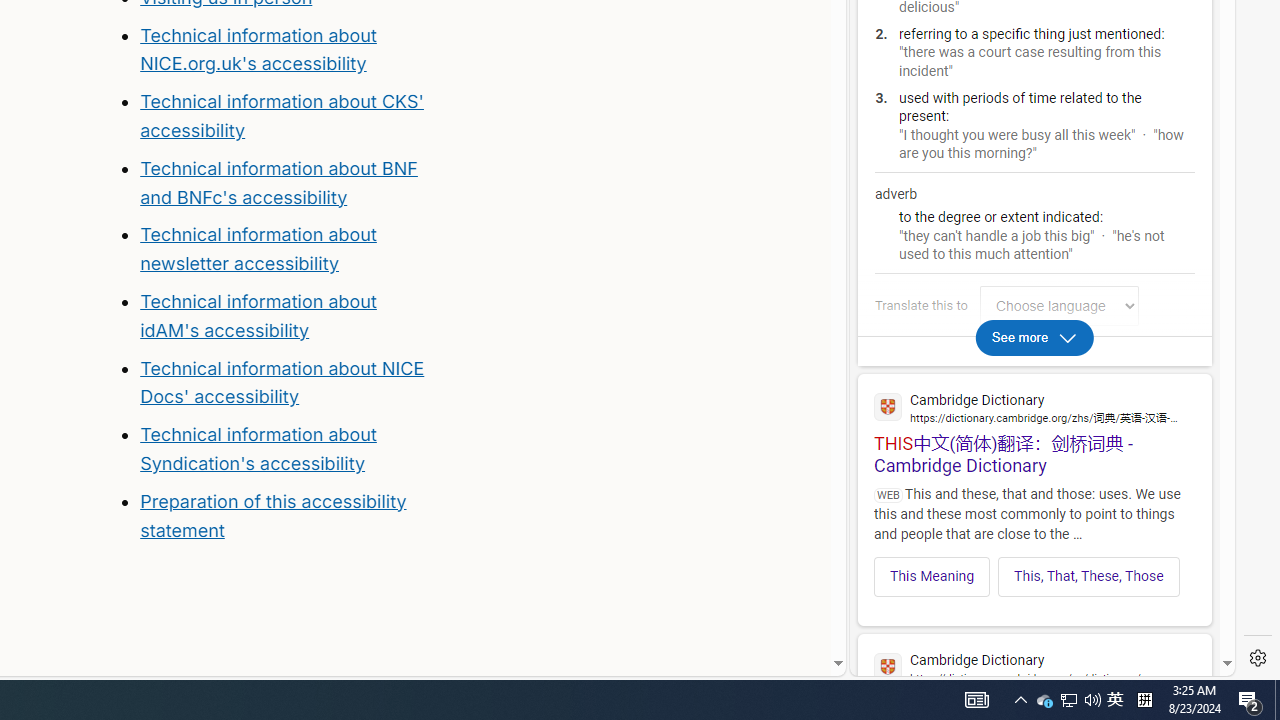  I want to click on 'Technical information about newsletter accessibility', so click(257, 248).